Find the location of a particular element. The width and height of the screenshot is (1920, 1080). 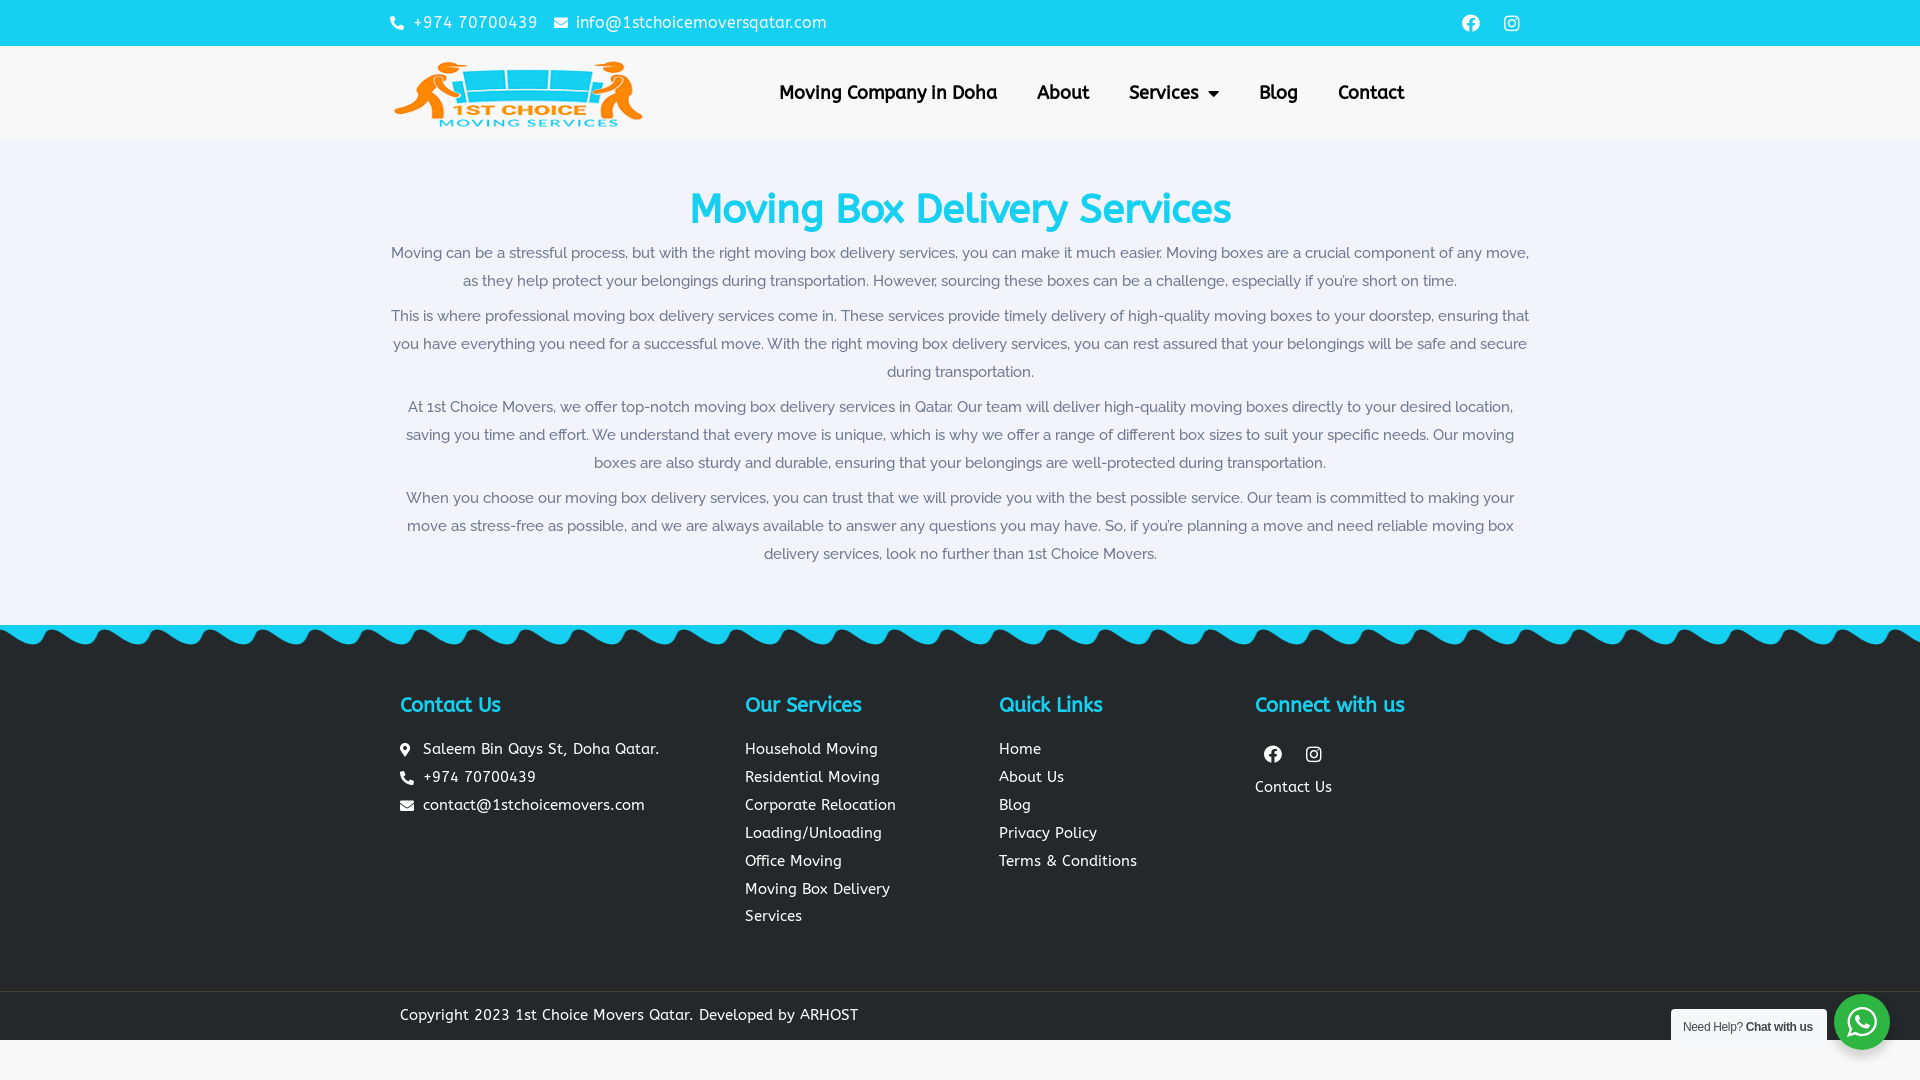

'Office Moving' is located at coordinates (847, 860).